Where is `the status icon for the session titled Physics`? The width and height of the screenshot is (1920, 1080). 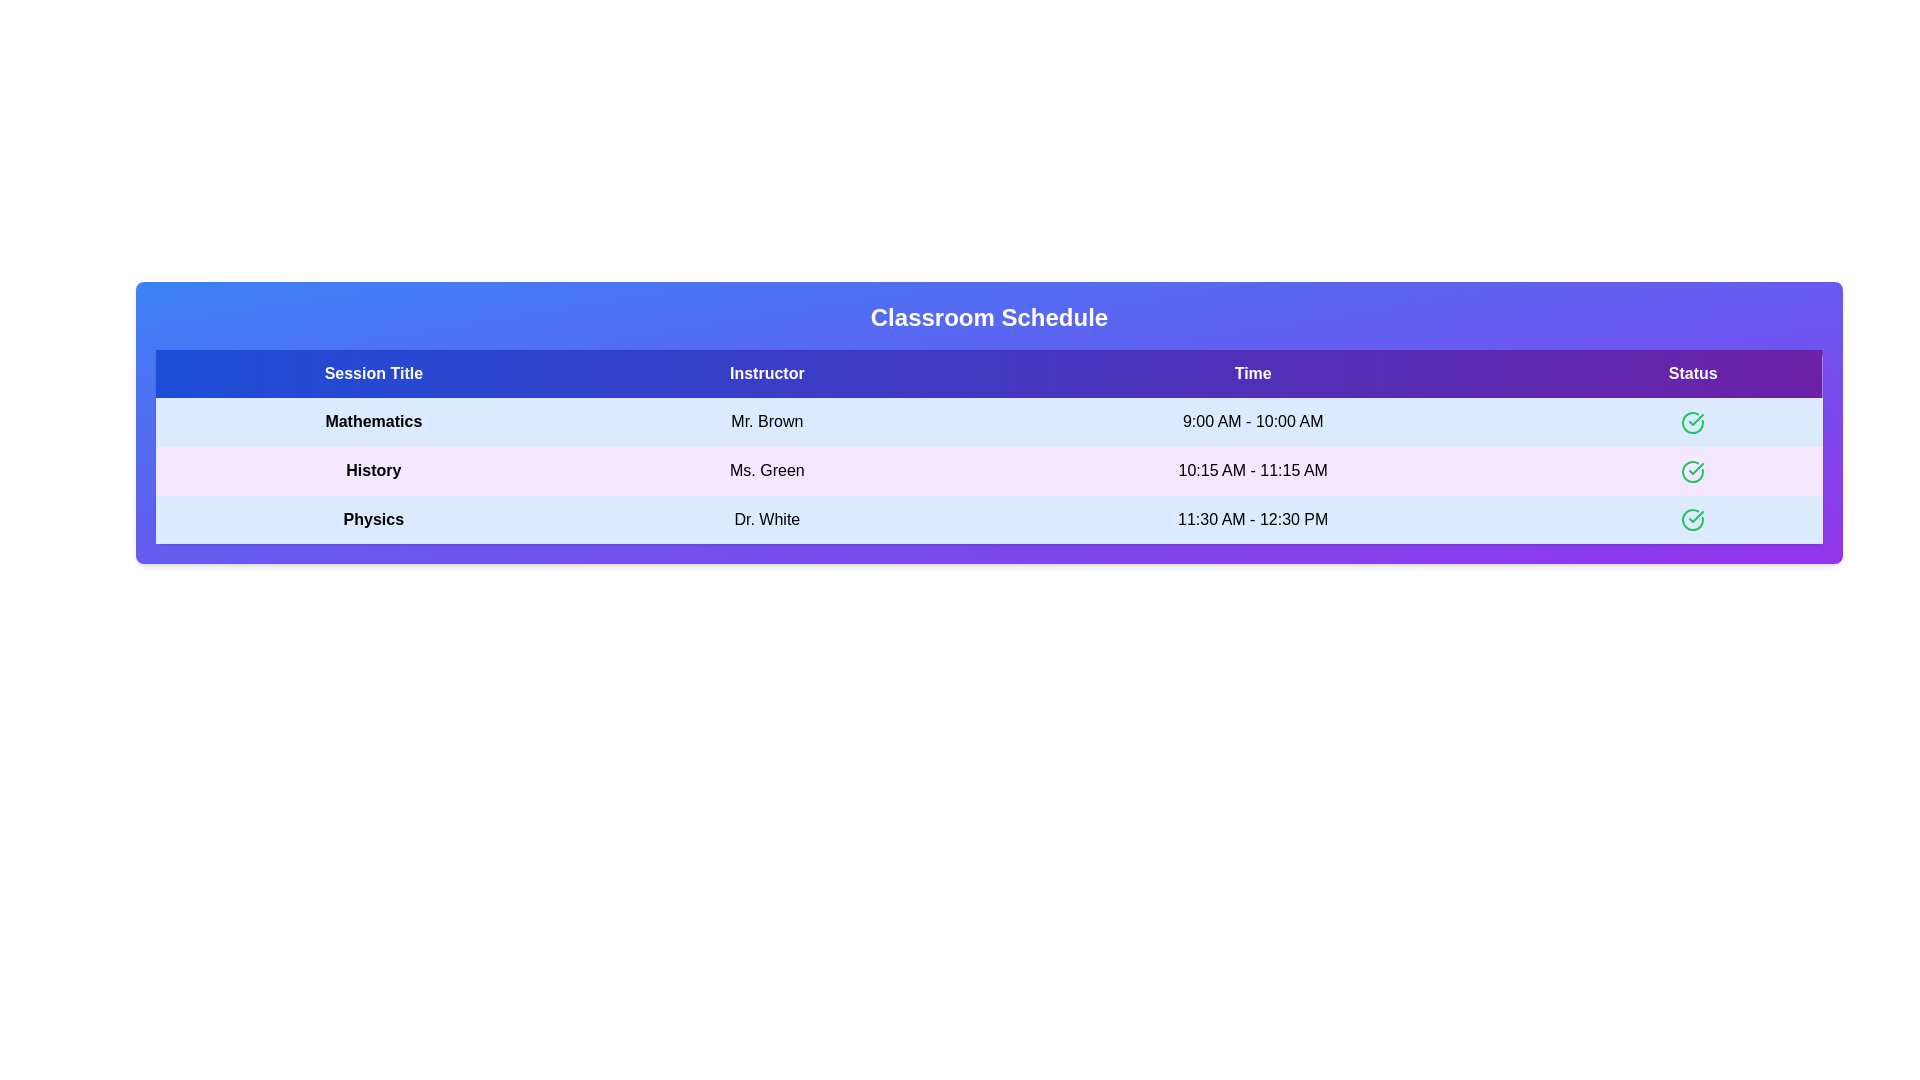 the status icon for the session titled Physics is located at coordinates (1692, 519).